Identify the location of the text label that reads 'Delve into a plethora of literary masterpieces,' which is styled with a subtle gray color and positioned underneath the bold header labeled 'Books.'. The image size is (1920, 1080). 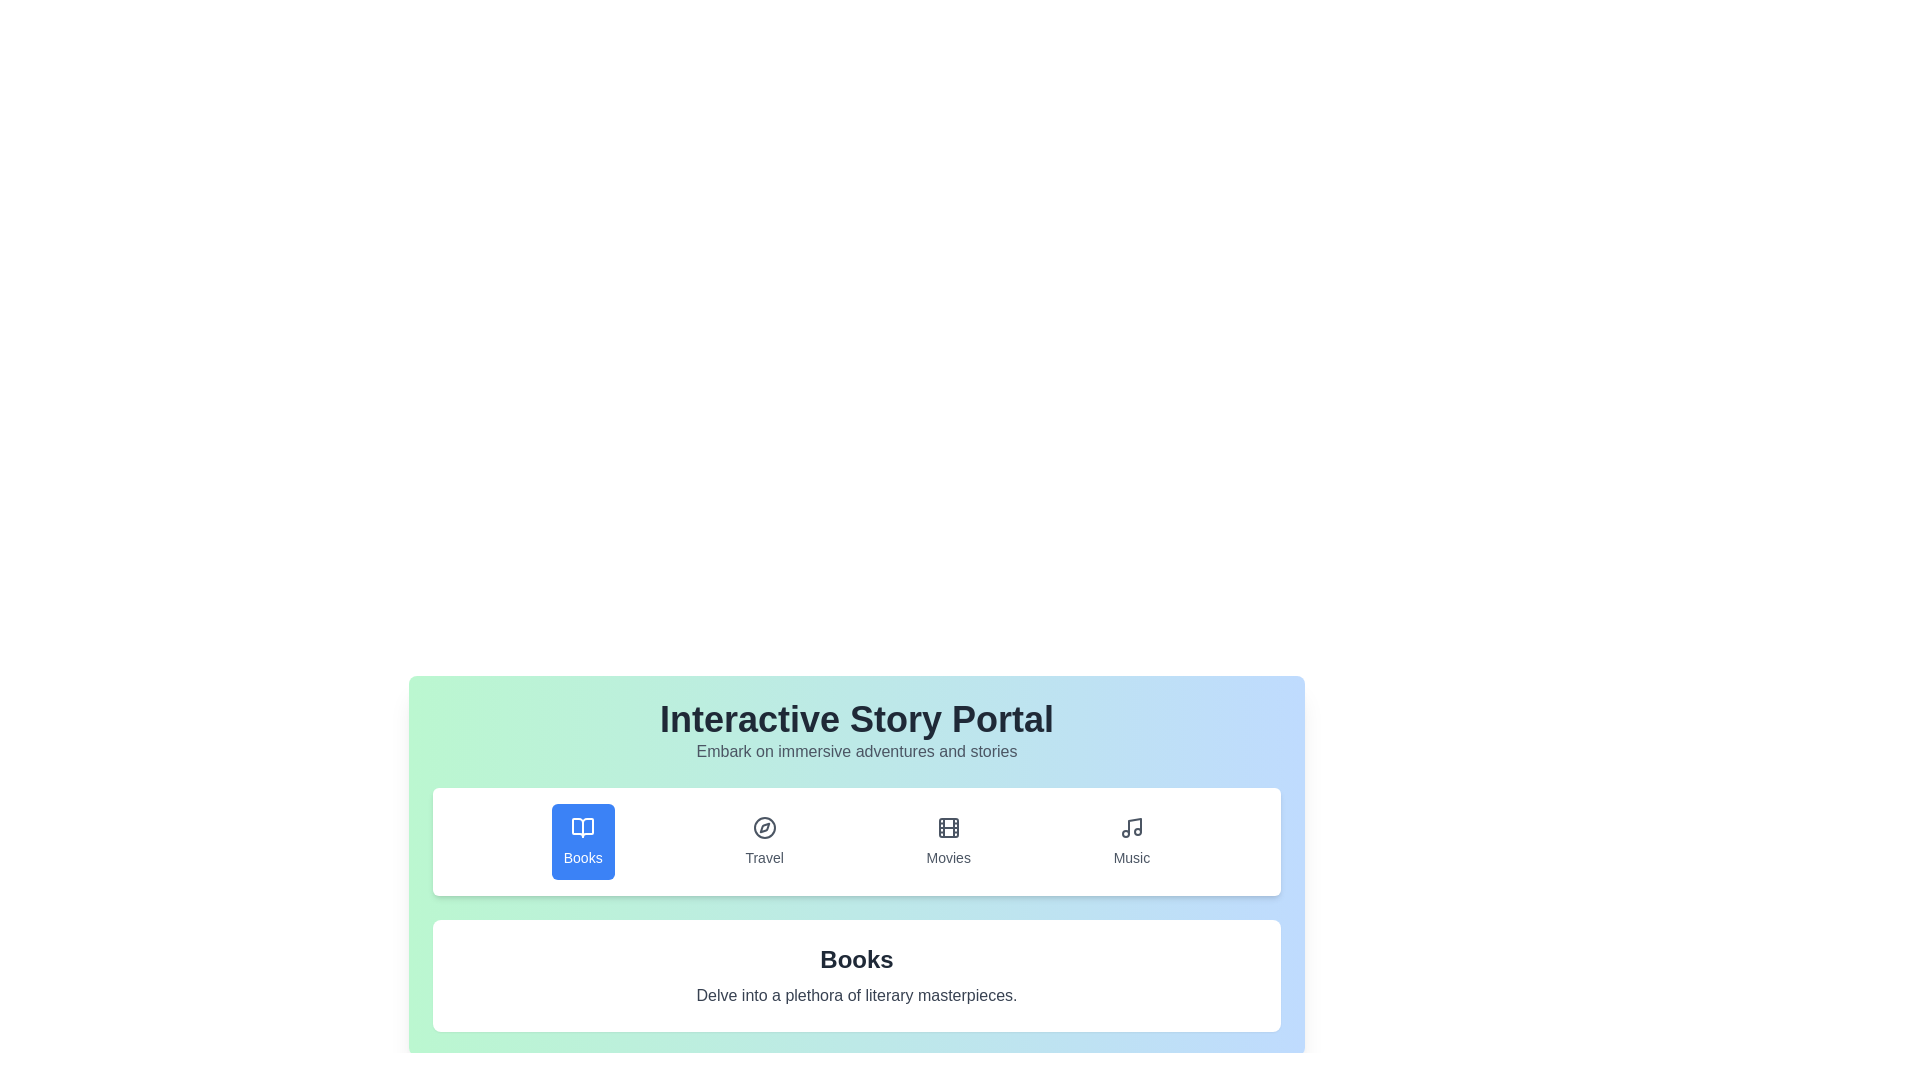
(857, 995).